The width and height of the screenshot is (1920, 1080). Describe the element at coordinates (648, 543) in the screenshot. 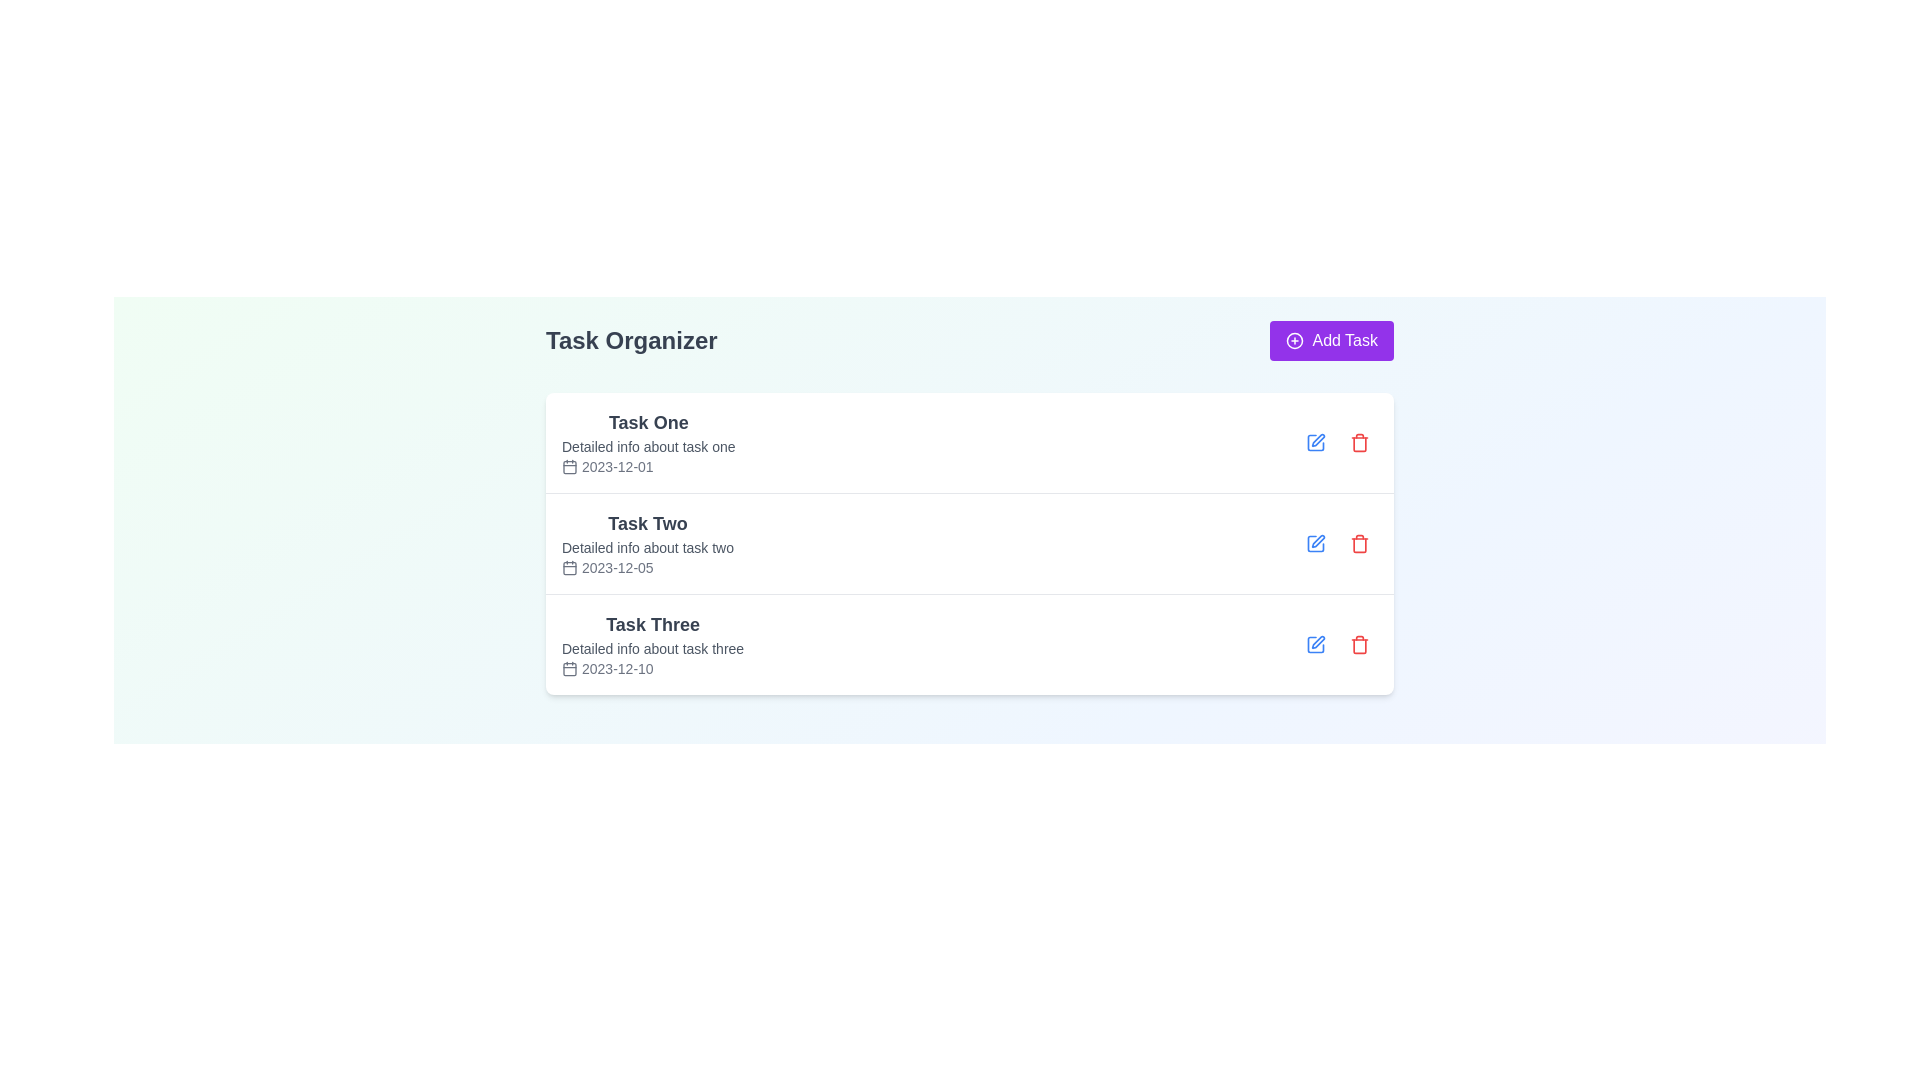

I see `the second task item in the list that summarizes a task with its title, description, and deadline date` at that location.